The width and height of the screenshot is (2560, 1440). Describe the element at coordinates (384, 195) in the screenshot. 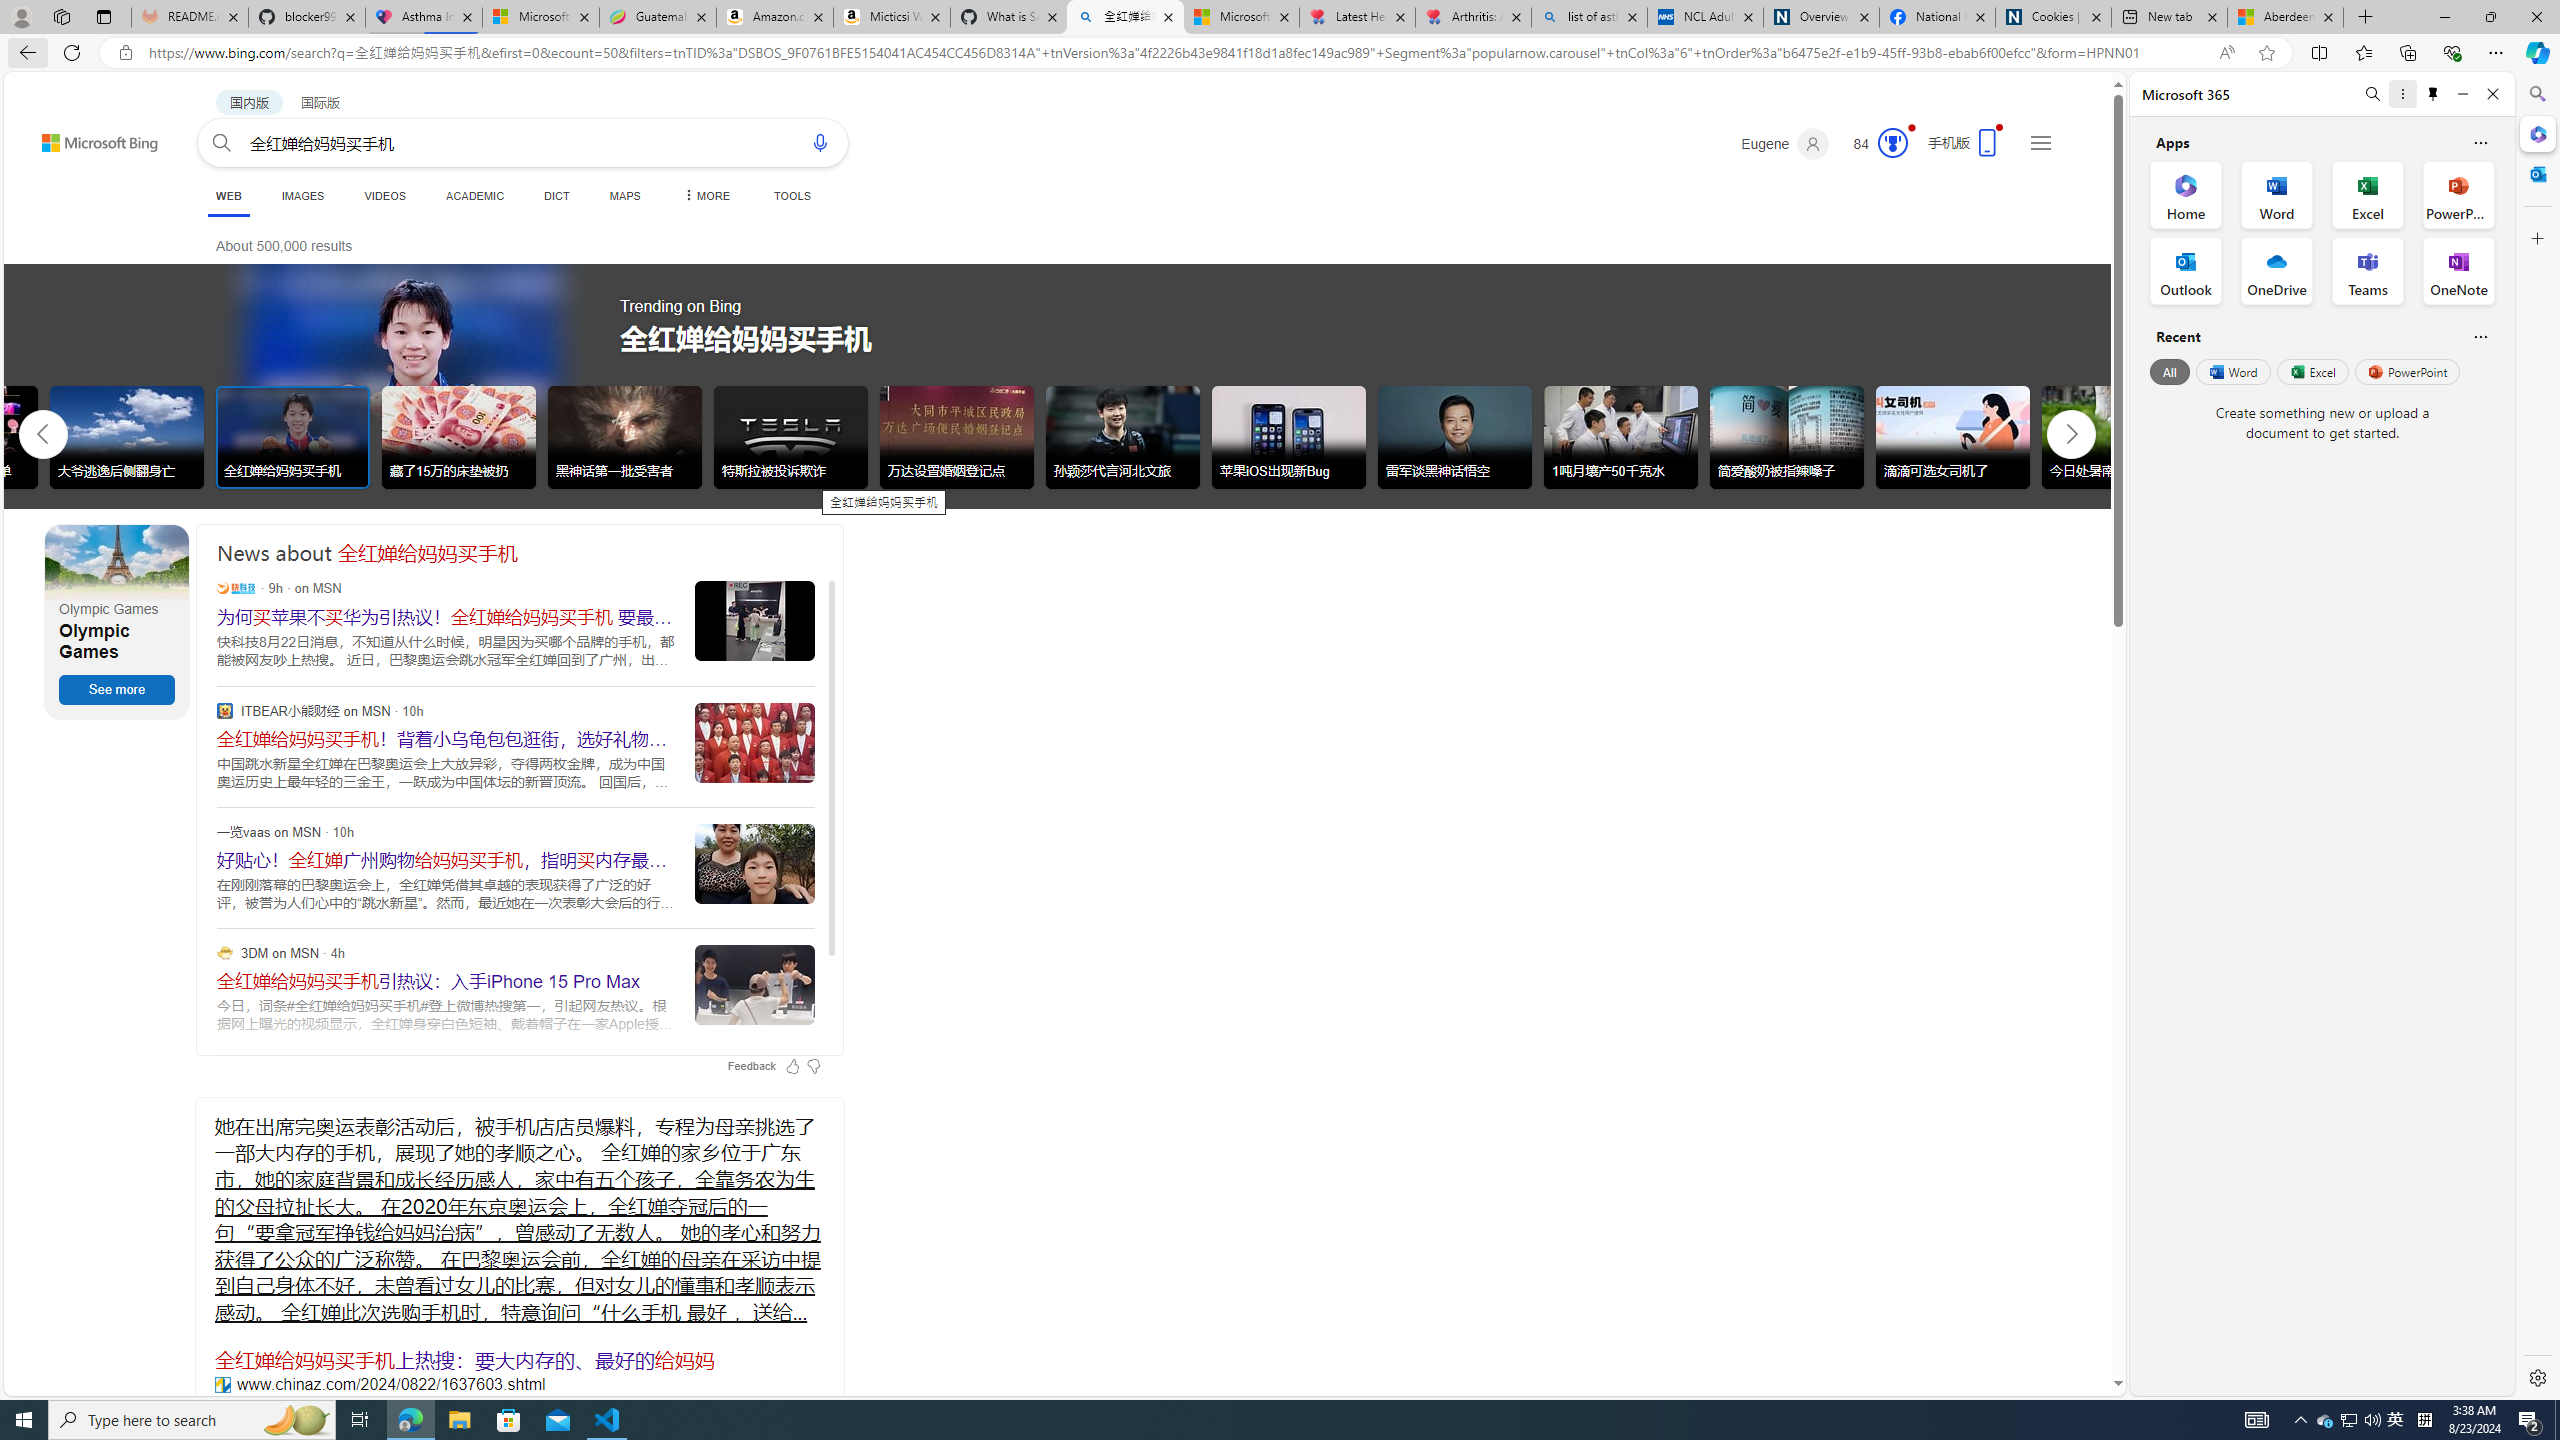

I see `'VIDEOS'` at that location.